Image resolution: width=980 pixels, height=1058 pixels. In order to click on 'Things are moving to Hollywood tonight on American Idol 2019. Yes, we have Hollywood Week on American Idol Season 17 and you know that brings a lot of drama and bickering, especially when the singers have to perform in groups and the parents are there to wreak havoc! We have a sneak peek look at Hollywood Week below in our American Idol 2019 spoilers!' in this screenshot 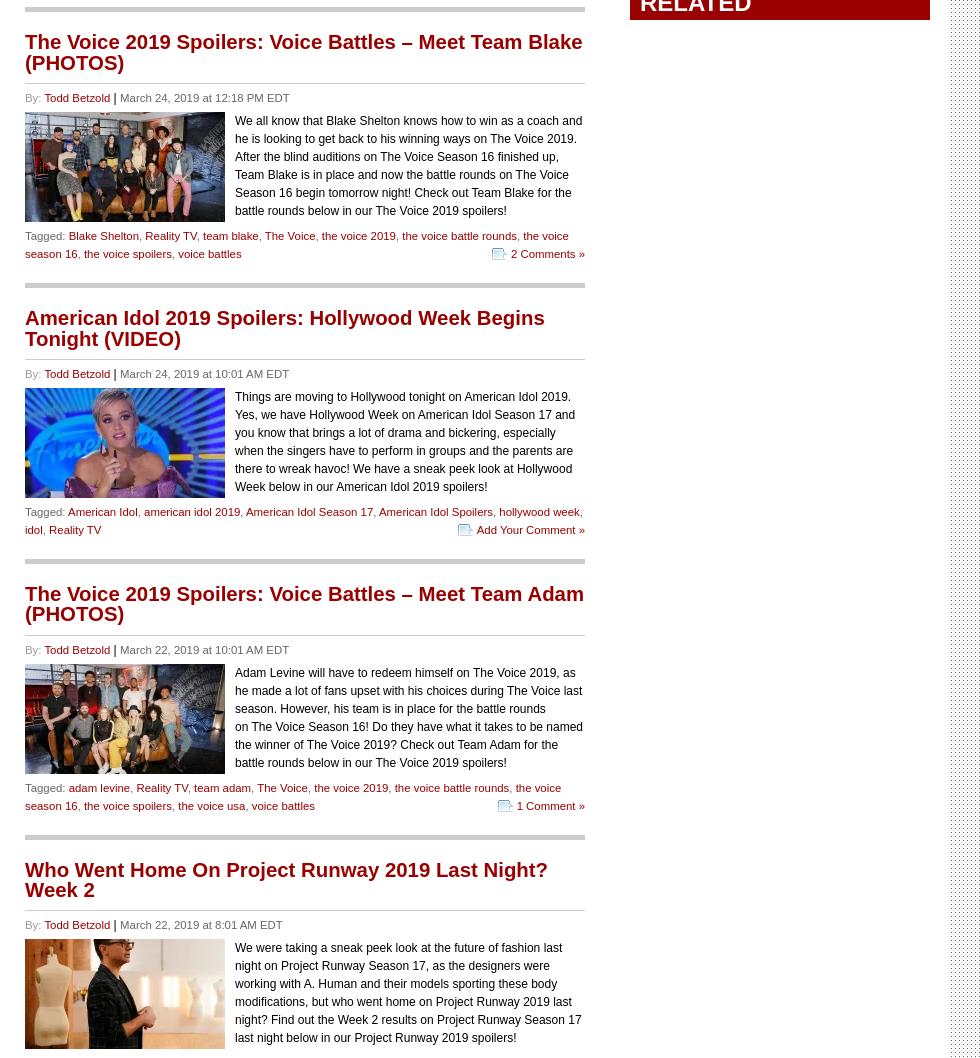, I will do `click(405, 440)`.